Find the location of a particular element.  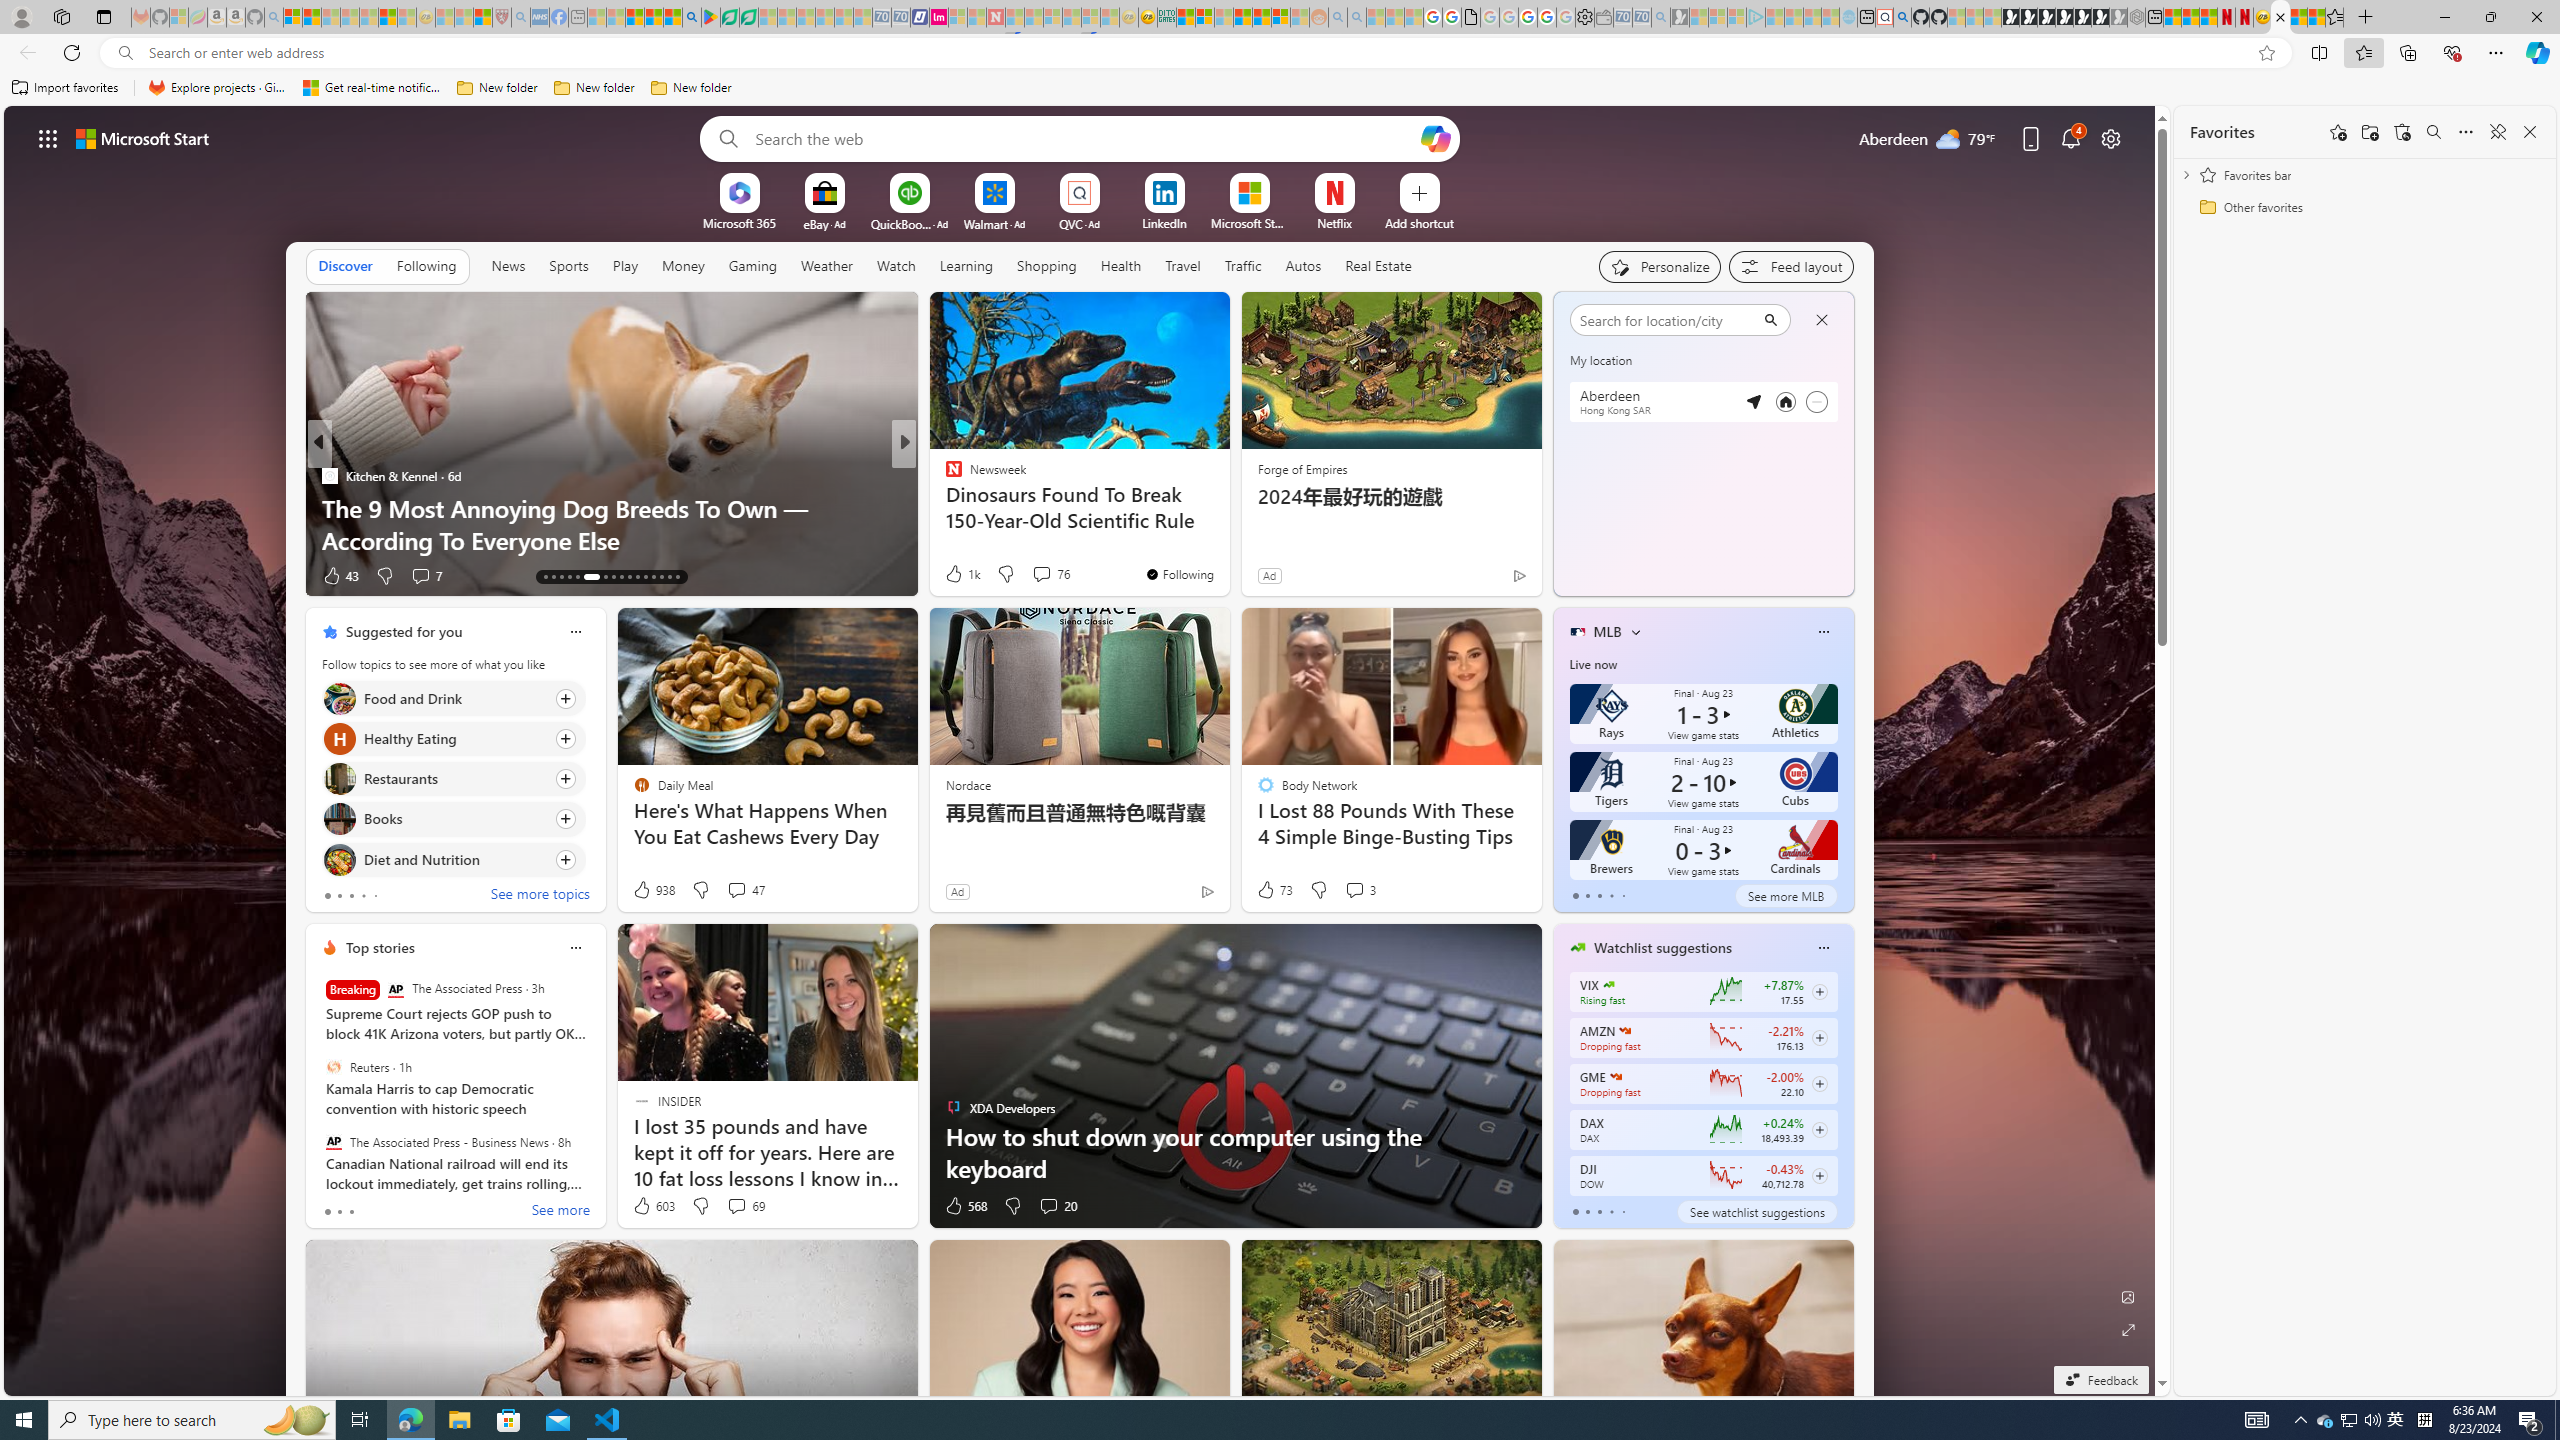

'Detected location' is located at coordinates (1752, 401).